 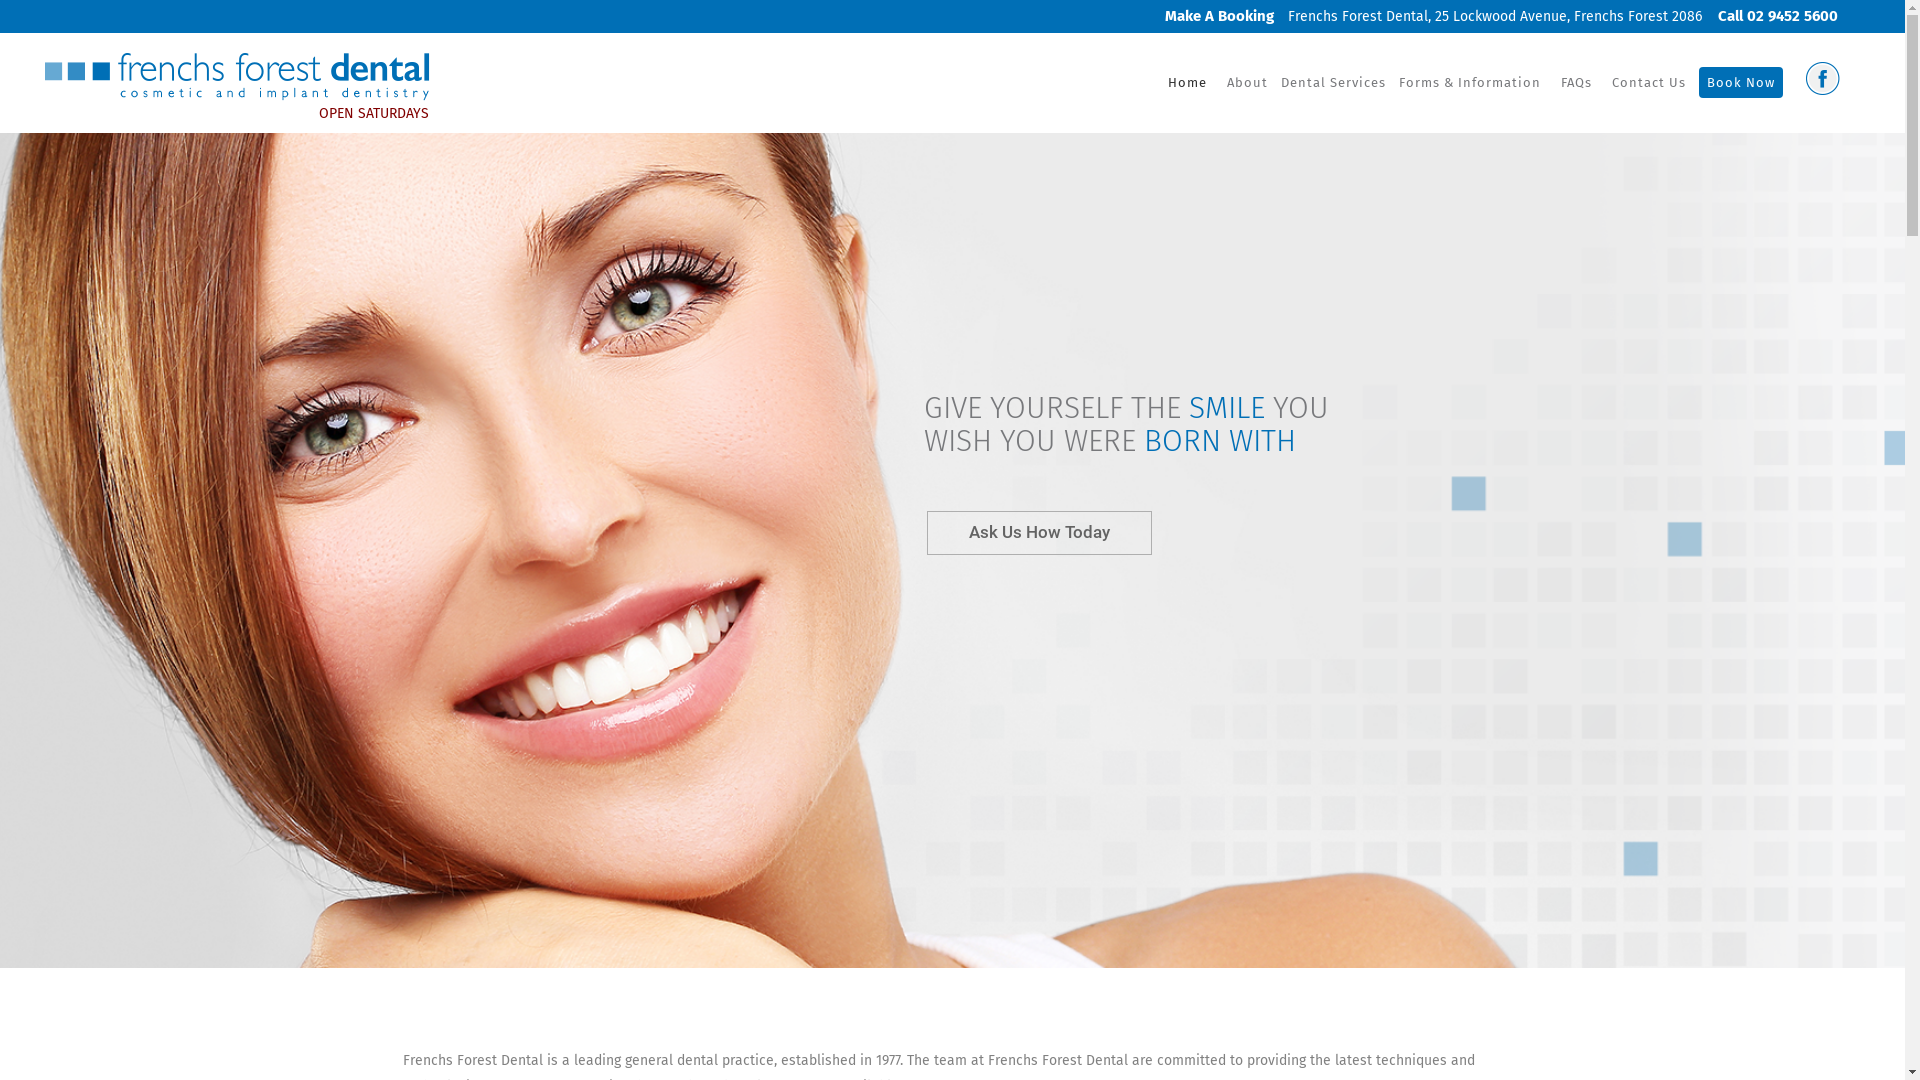 What do you see at coordinates (1469, 82) in the screenshot?
I see `'Forms & Information'` at bounding box center [1469, 82].